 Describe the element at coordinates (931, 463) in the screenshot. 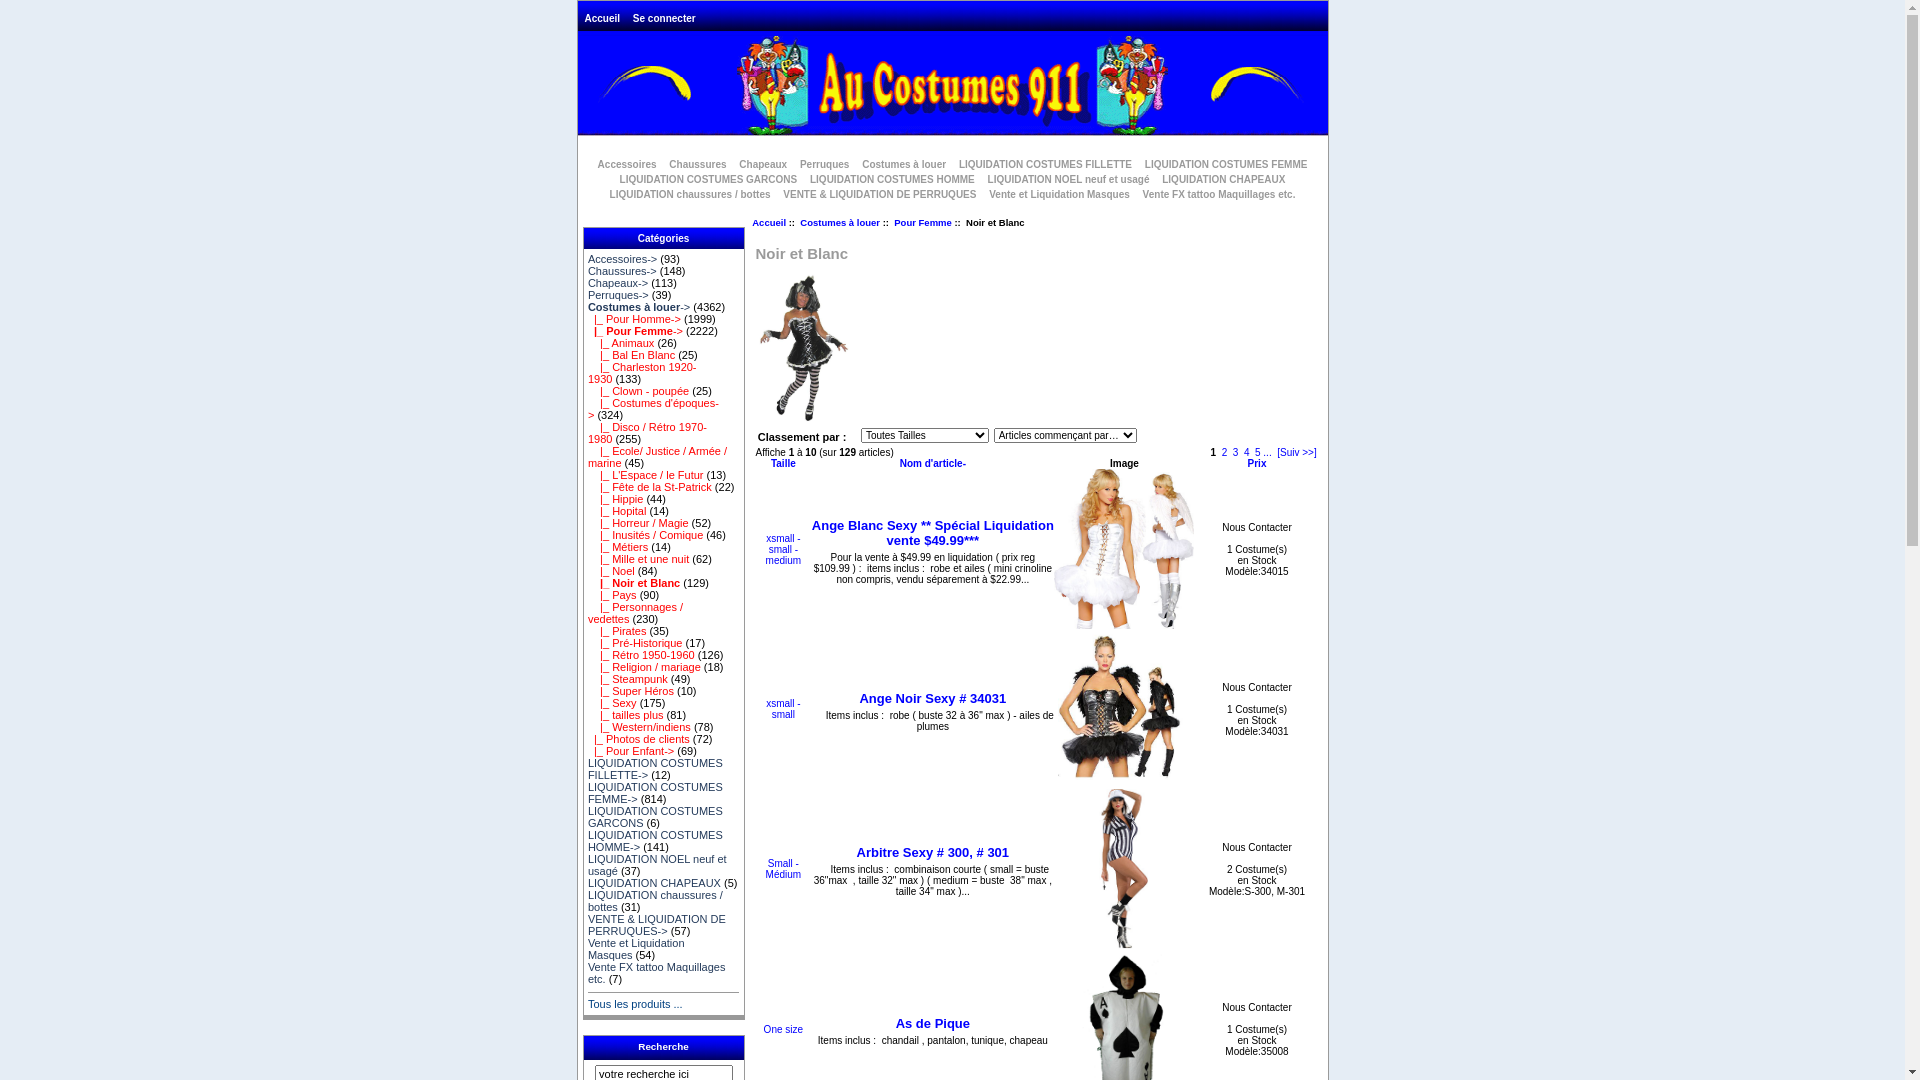

I see `'Nom d'article-'` at that location.